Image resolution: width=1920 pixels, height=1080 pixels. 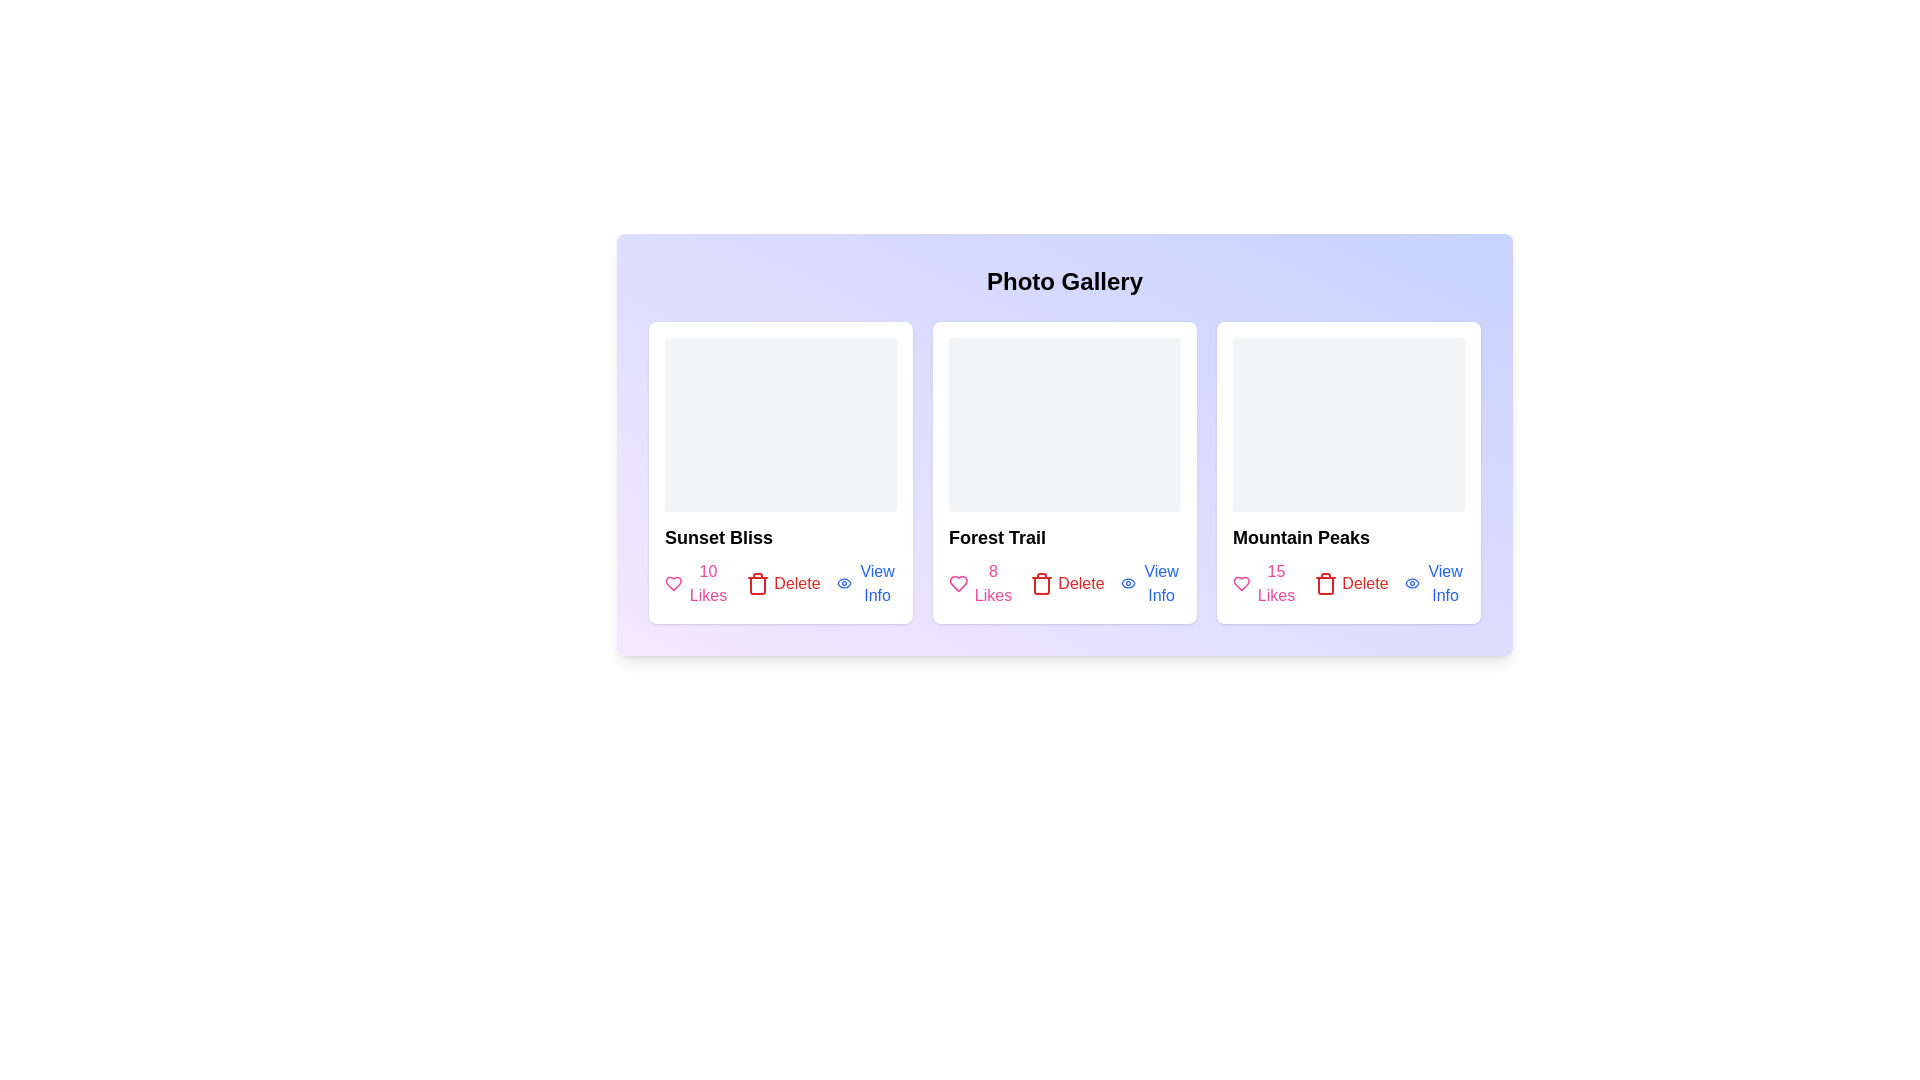 What do you see at coordinates (997, 536) in the screenshot?
I see `the title of the photo Forest Trail` at bounding box center [997, 536].